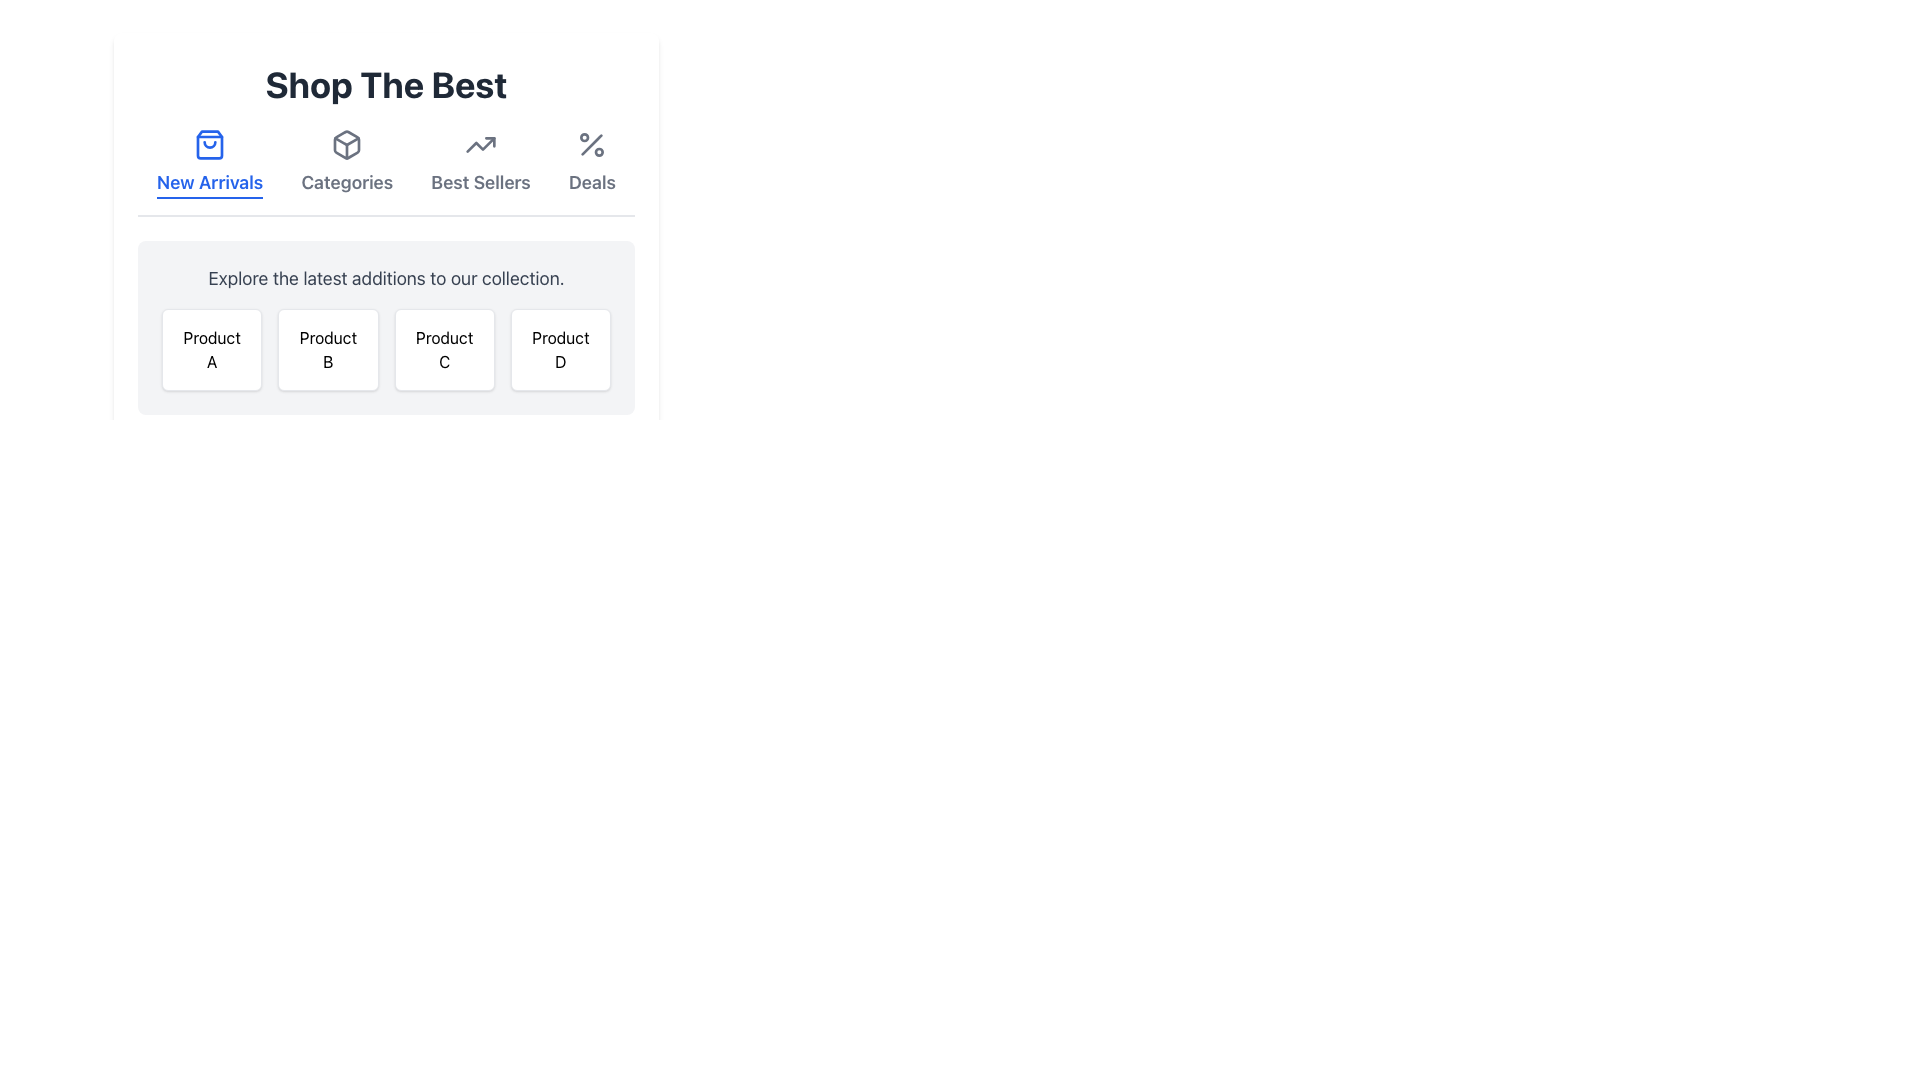  What do you see at coordinates (591, 182) in the screenshot?
I see `the 'Deals' text label, which is a bold gray label located under a percentage icon and is the fourth element in a horizontal row of similar labels` at bounding box center [591, 182].